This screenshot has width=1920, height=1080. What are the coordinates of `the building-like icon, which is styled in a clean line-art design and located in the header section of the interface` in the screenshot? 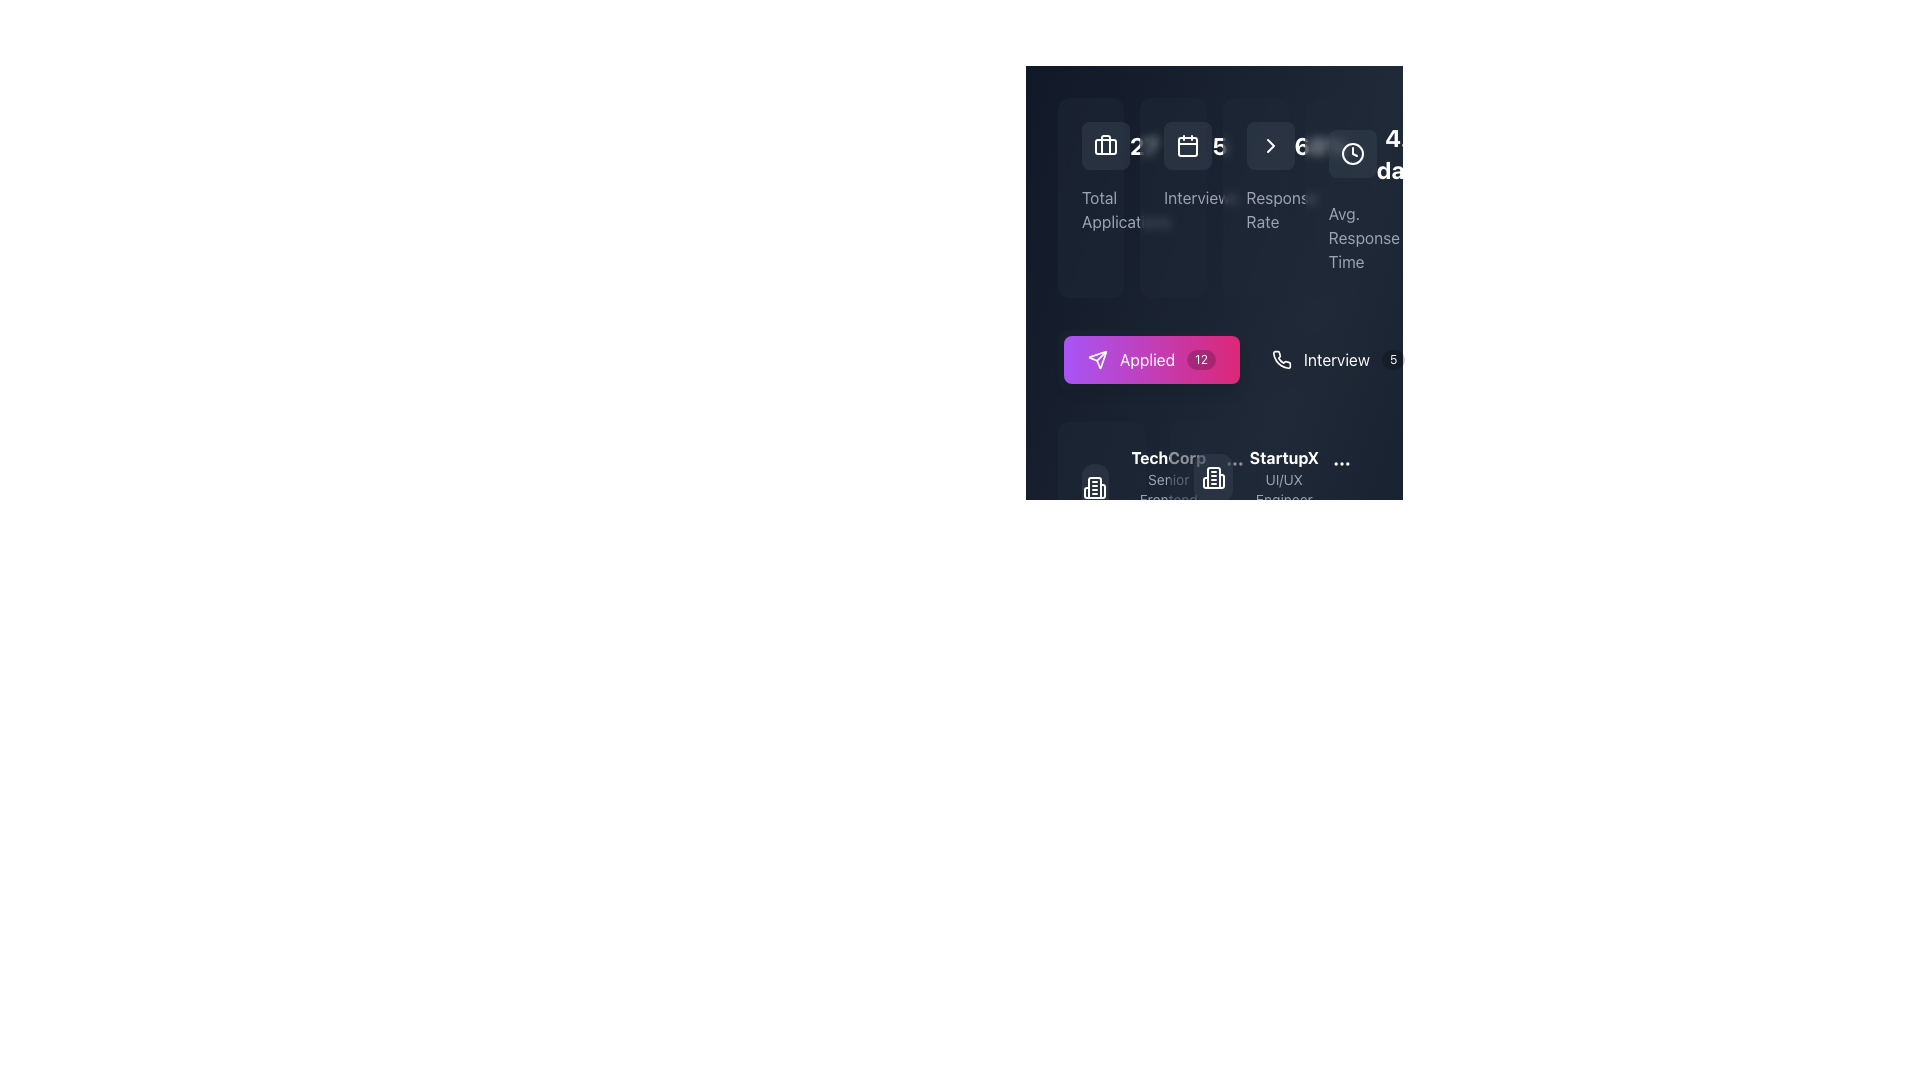 It's located at (1094, 488).